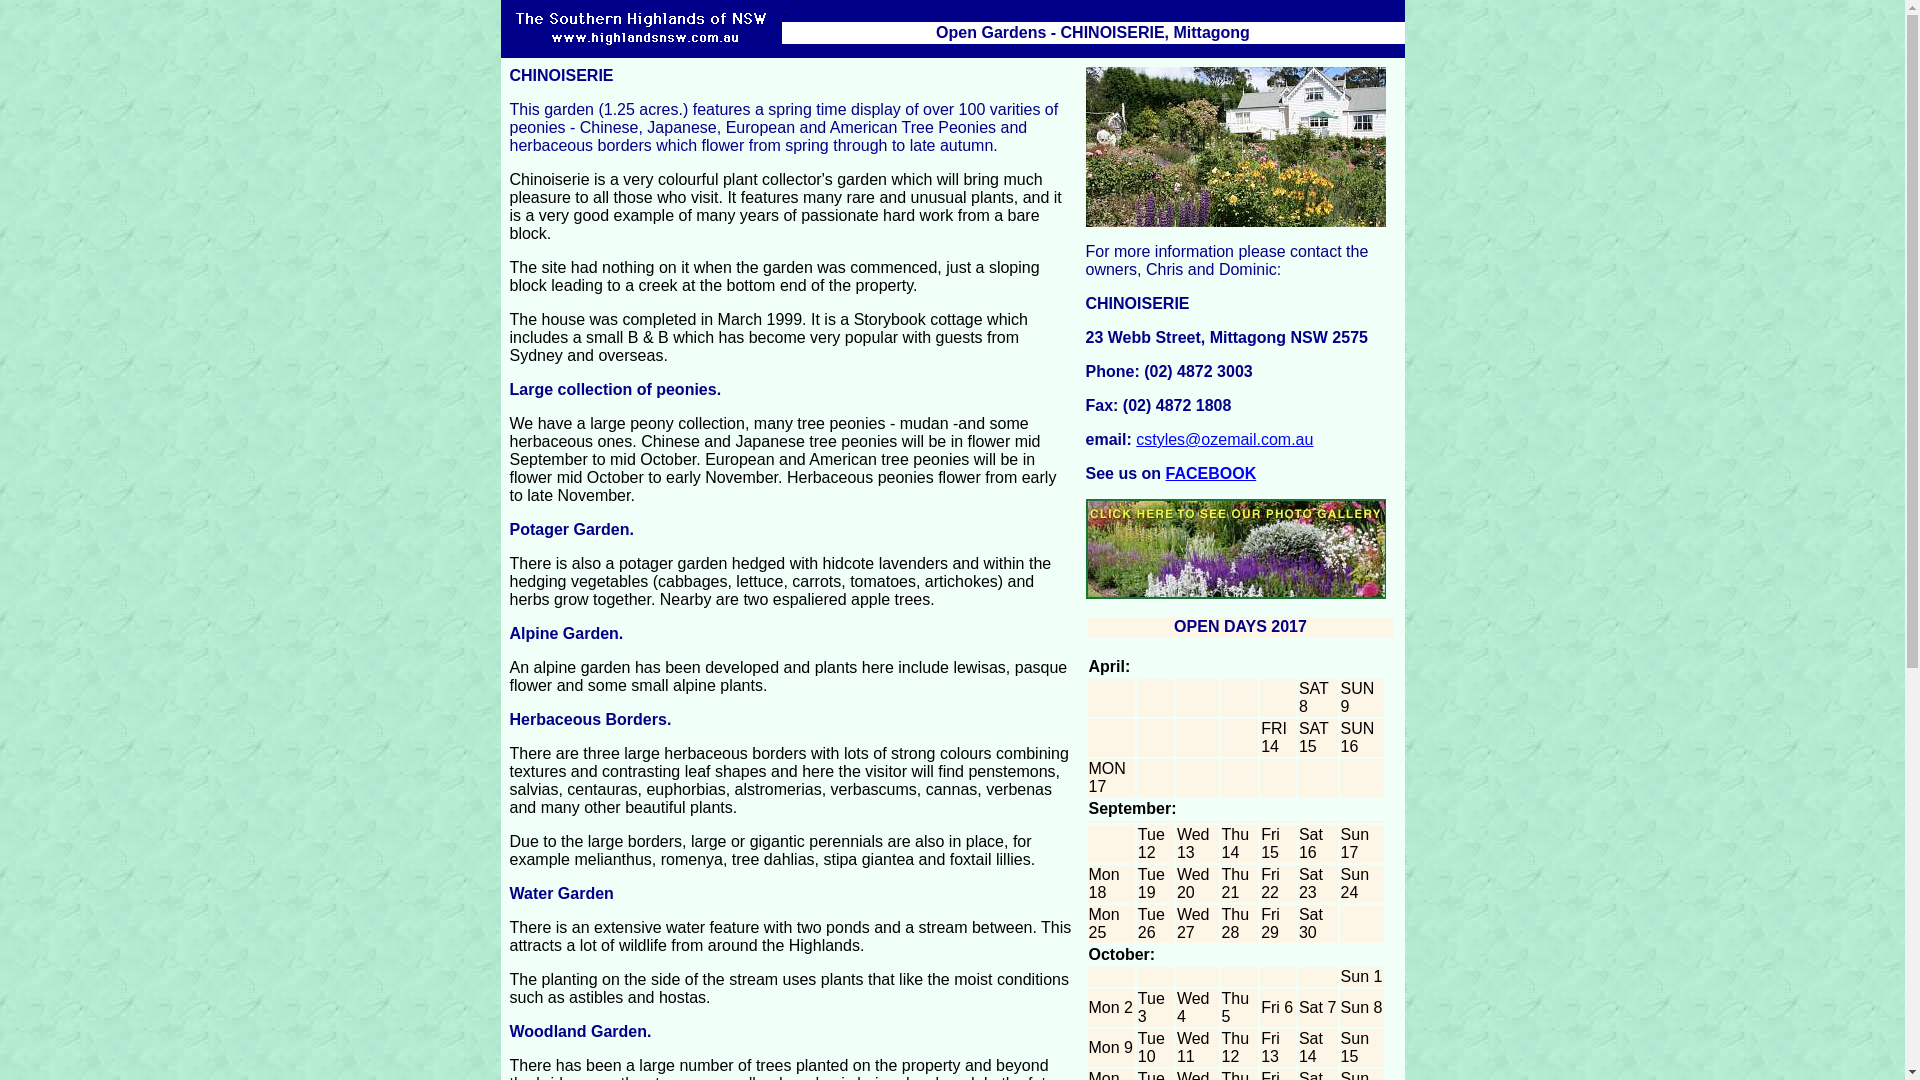  I want to click on 'FACEBOOK', so click(1210, 473).